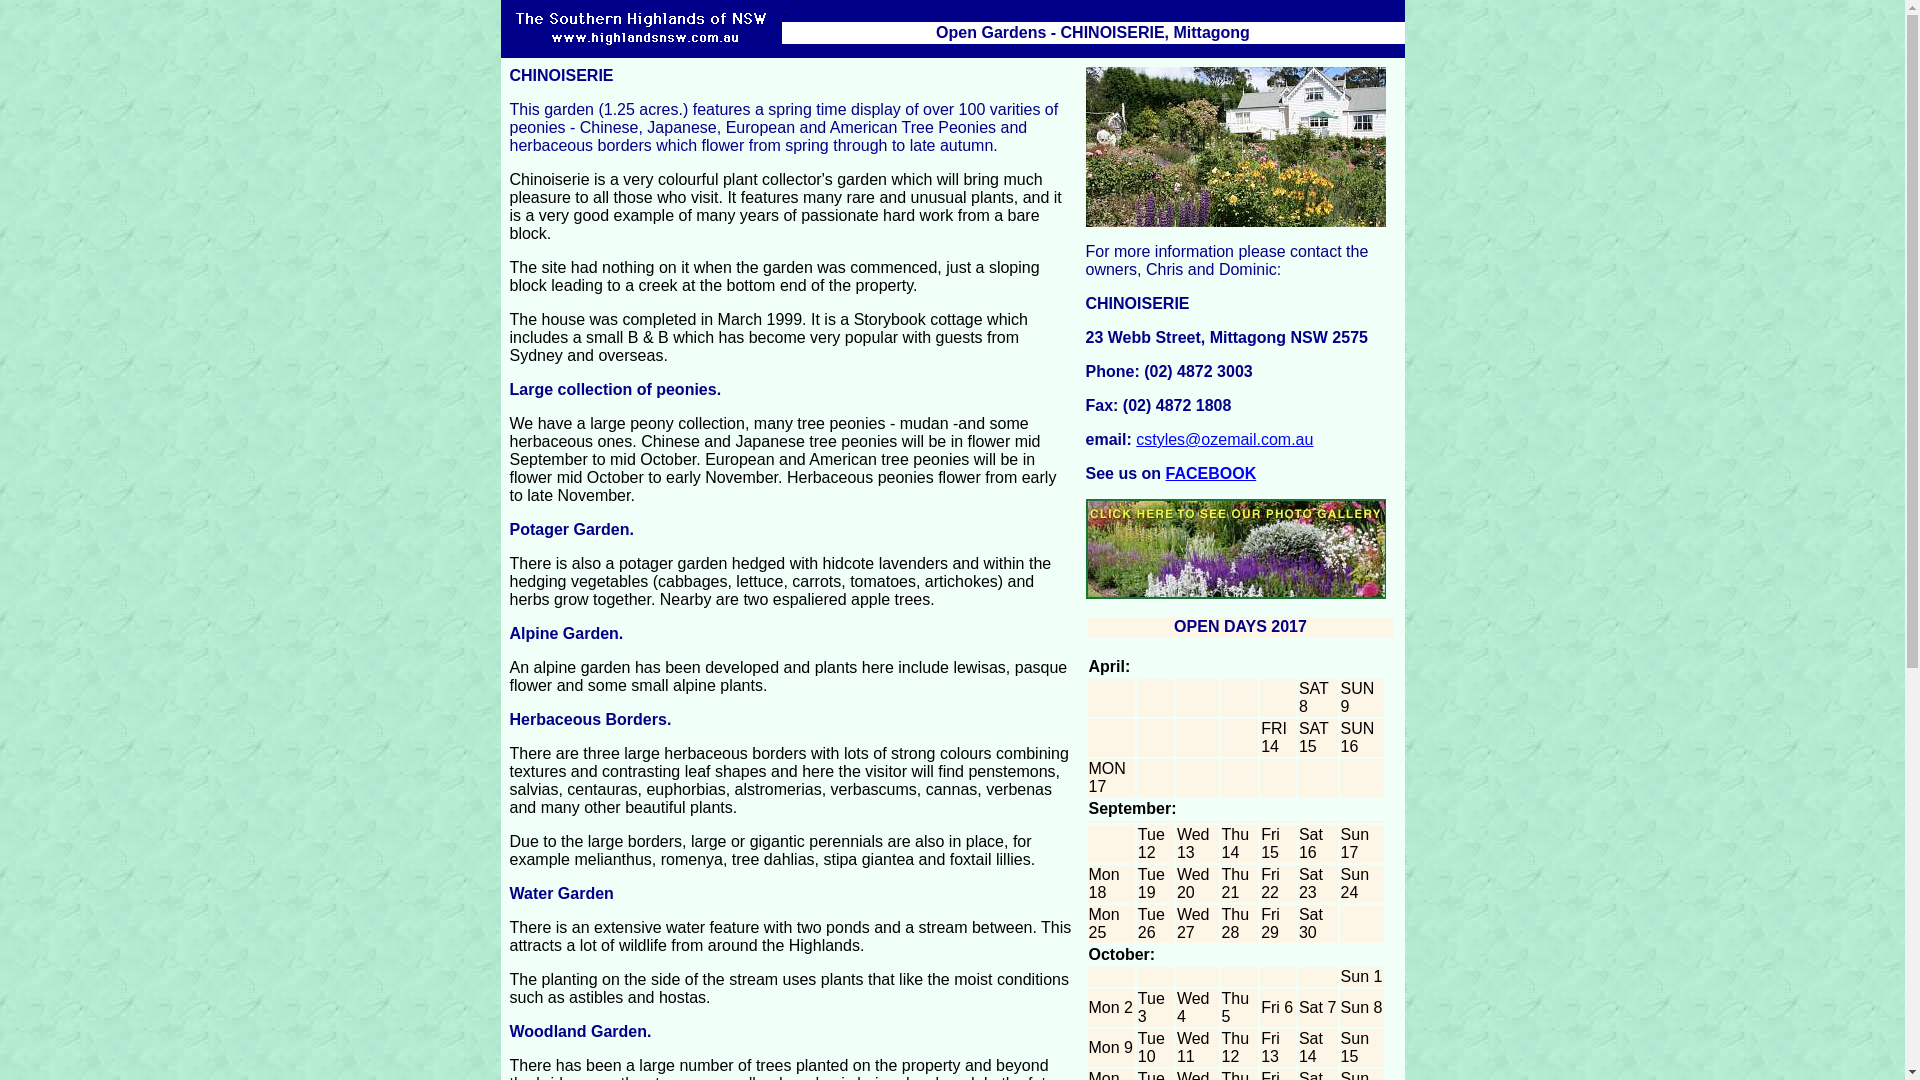  I want to click on 'FACEBOOK', so click(1210, 473).